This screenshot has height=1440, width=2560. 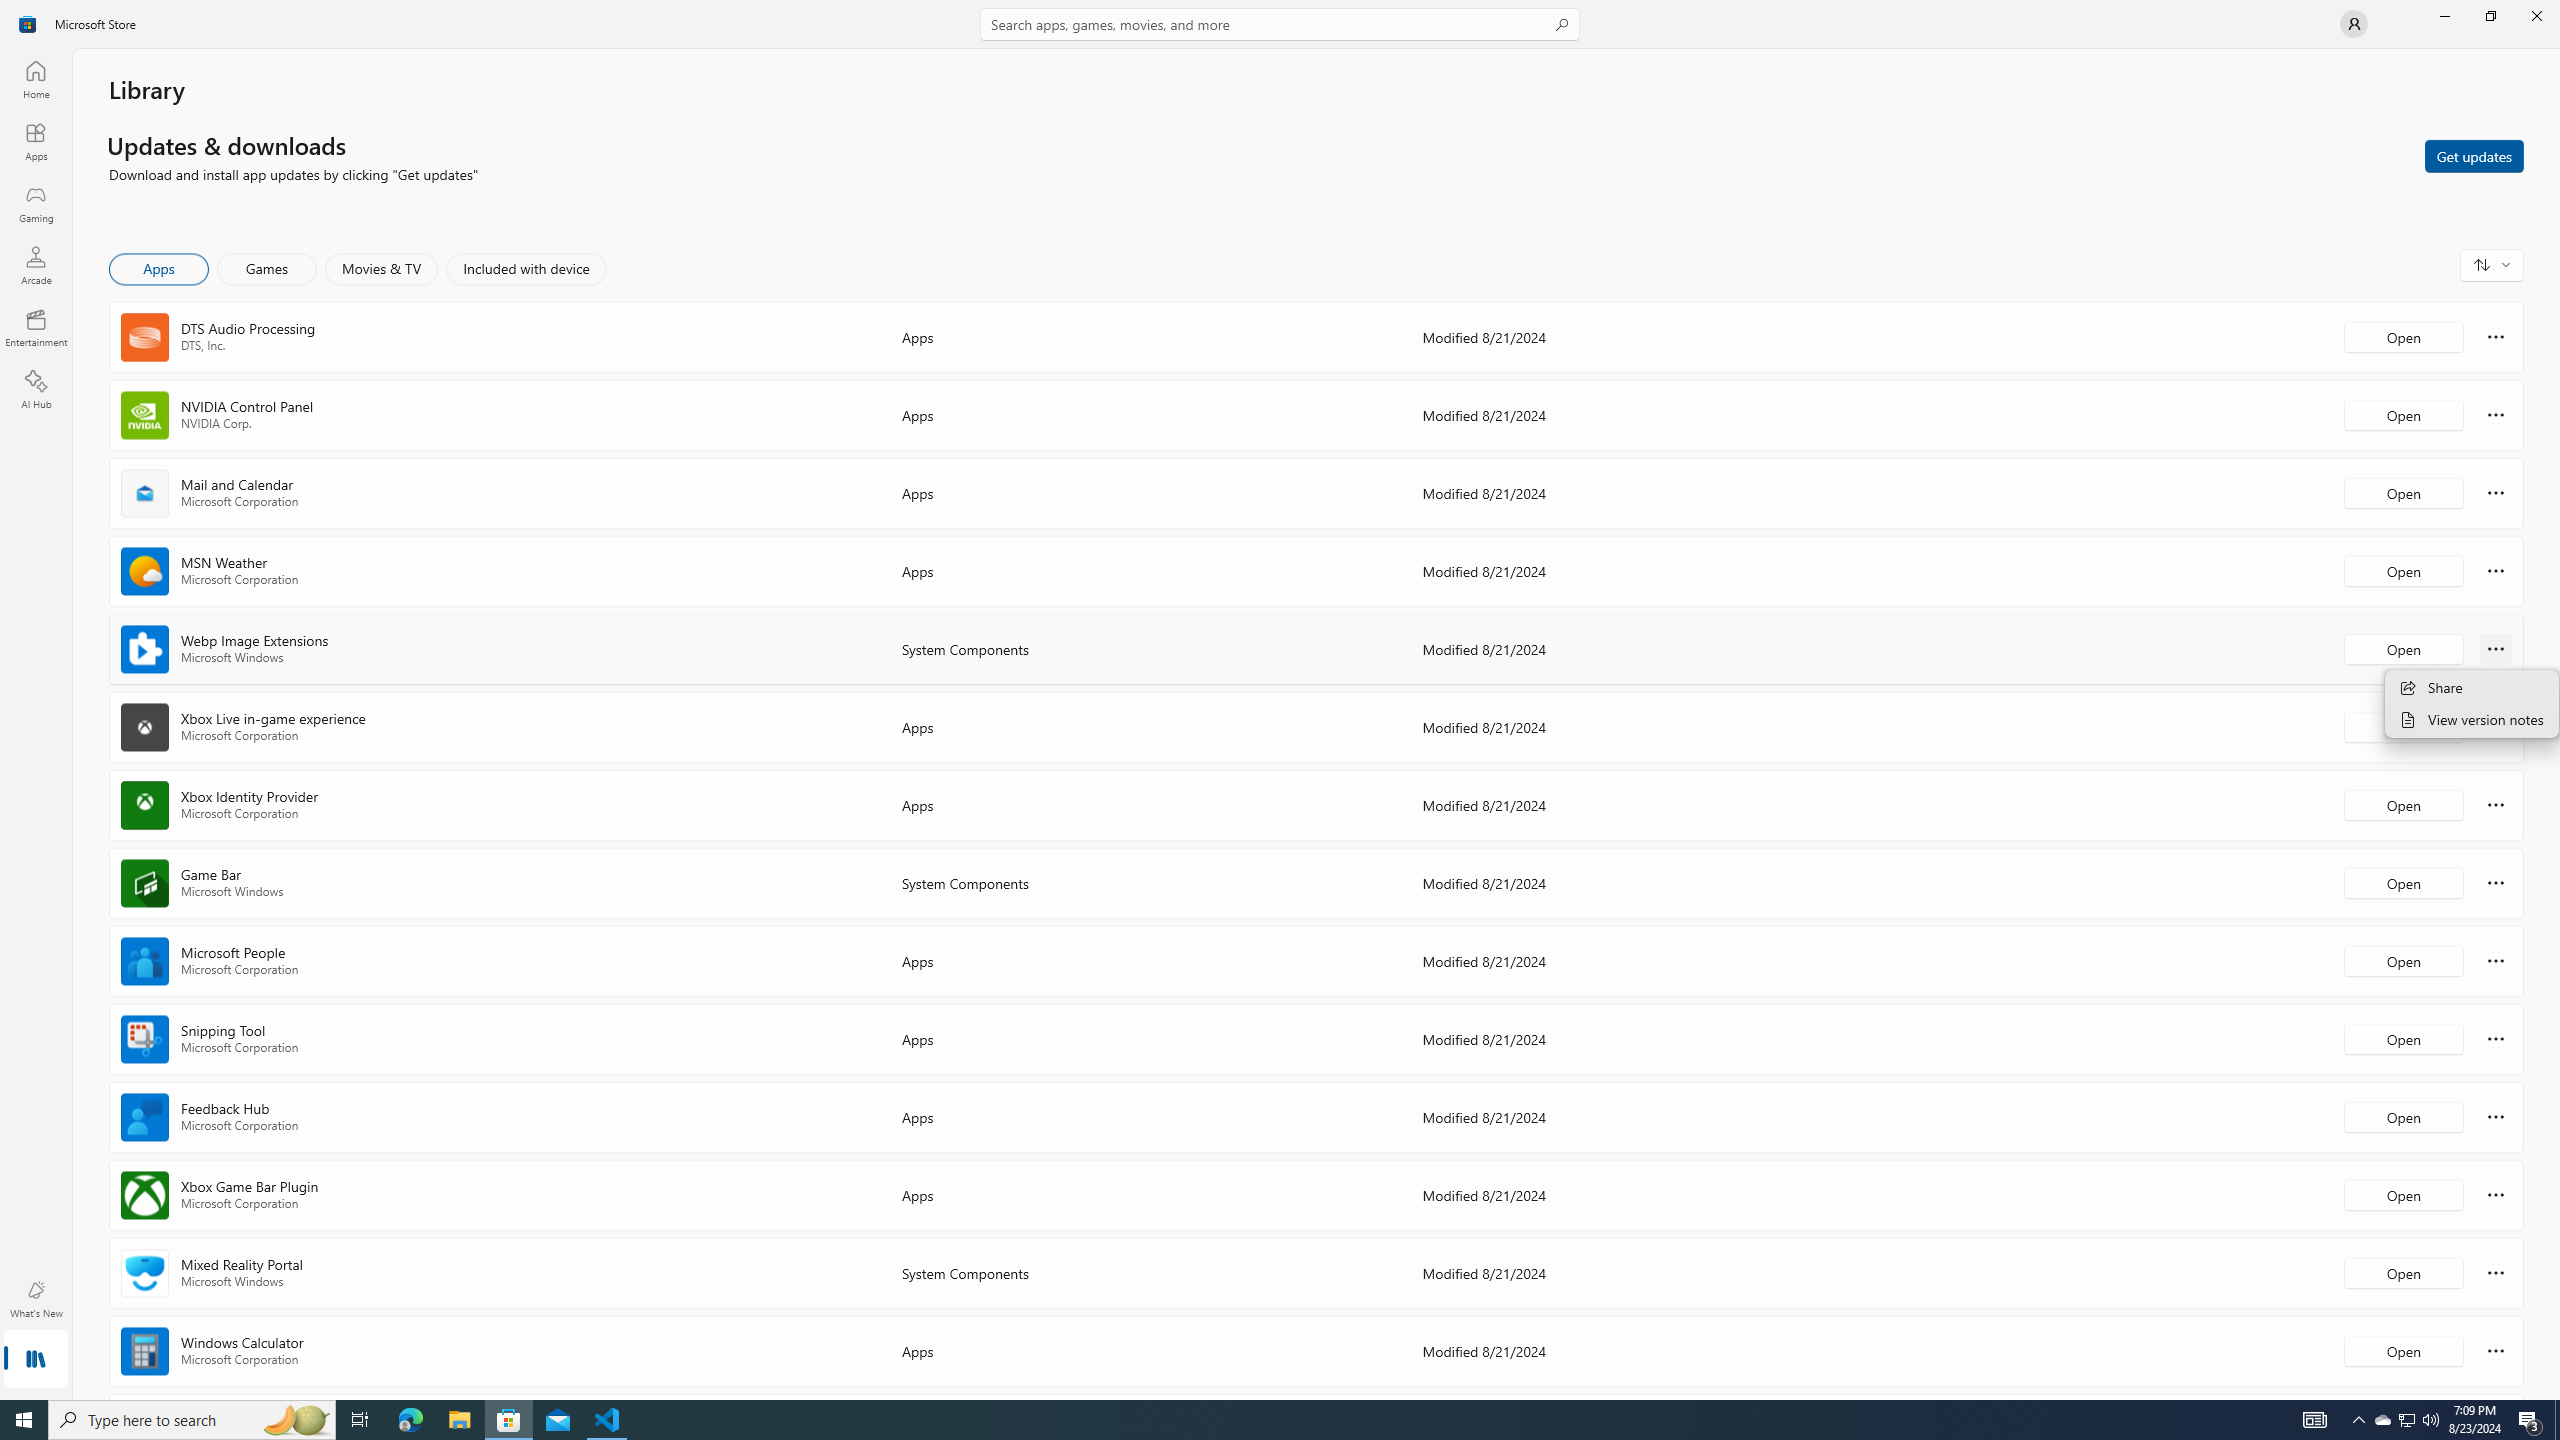 I want to click on 'Games', so click(x=266, y=268).